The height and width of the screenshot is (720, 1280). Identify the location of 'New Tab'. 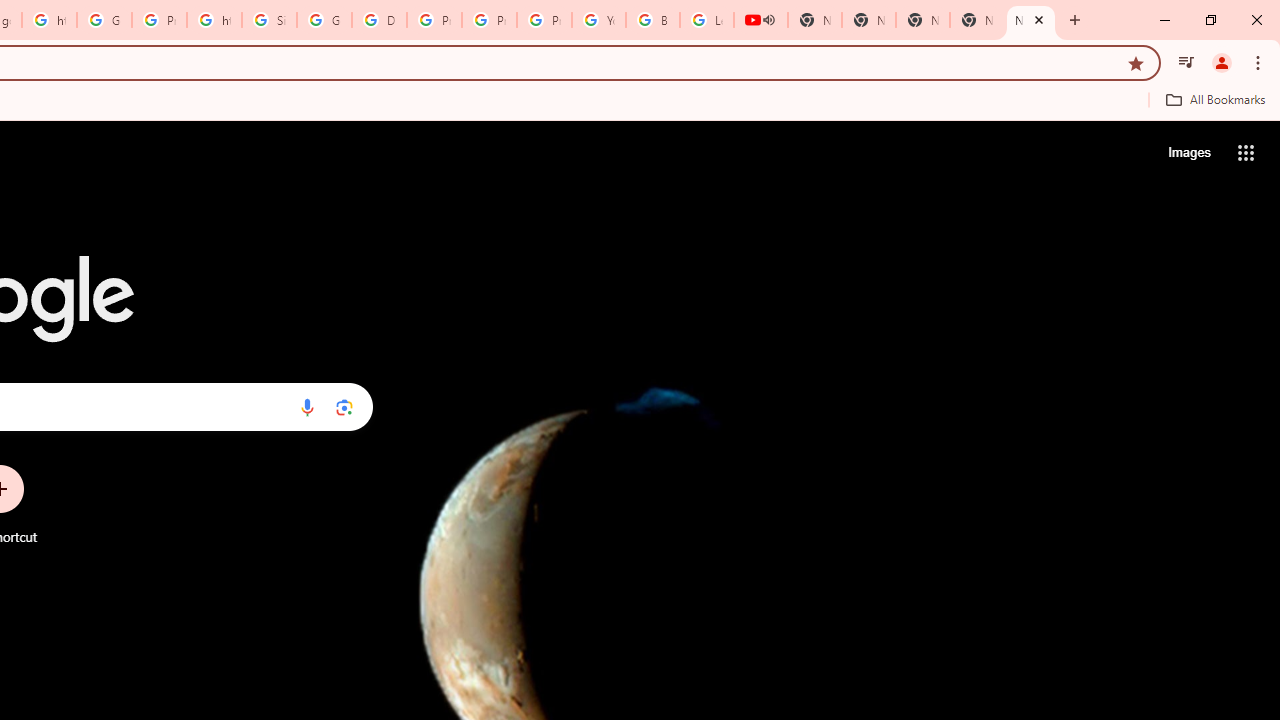
(1031, 20).